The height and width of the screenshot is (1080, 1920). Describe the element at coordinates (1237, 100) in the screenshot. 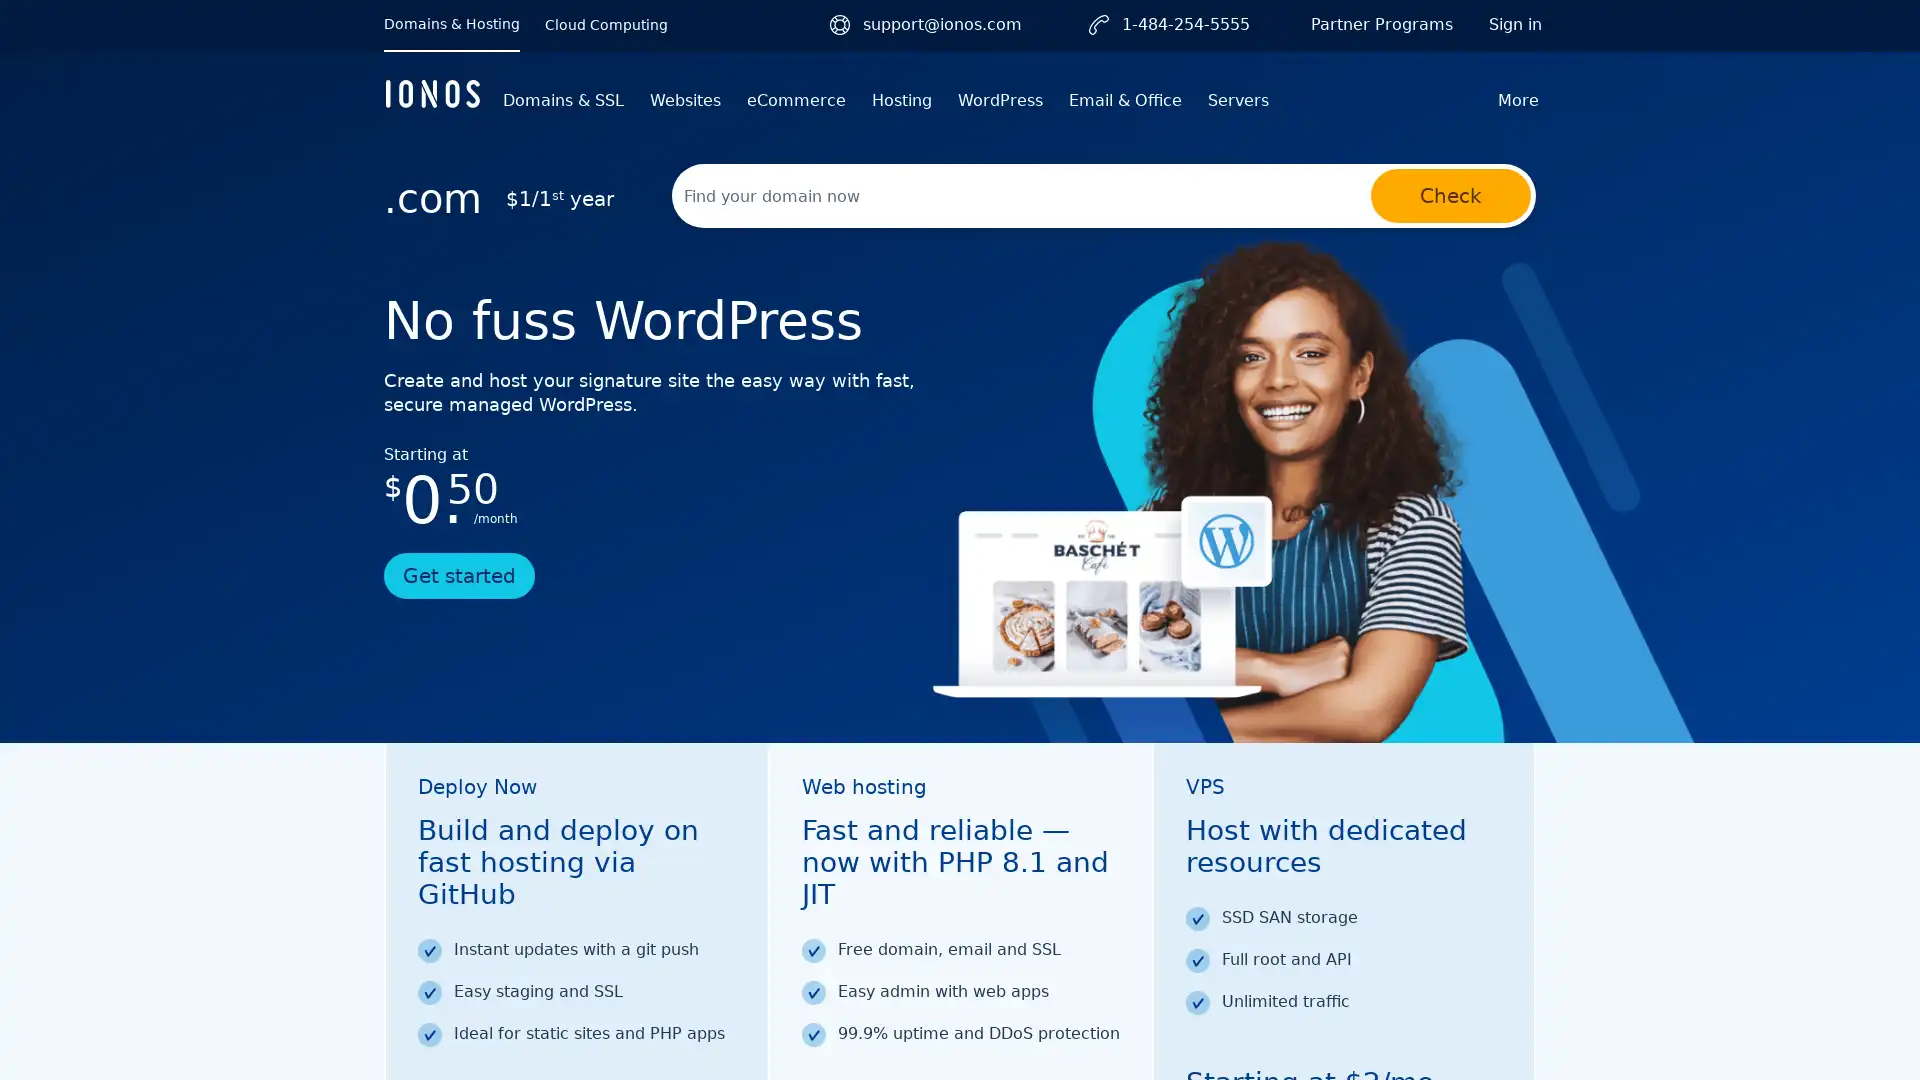

I see `Servers` at that location.